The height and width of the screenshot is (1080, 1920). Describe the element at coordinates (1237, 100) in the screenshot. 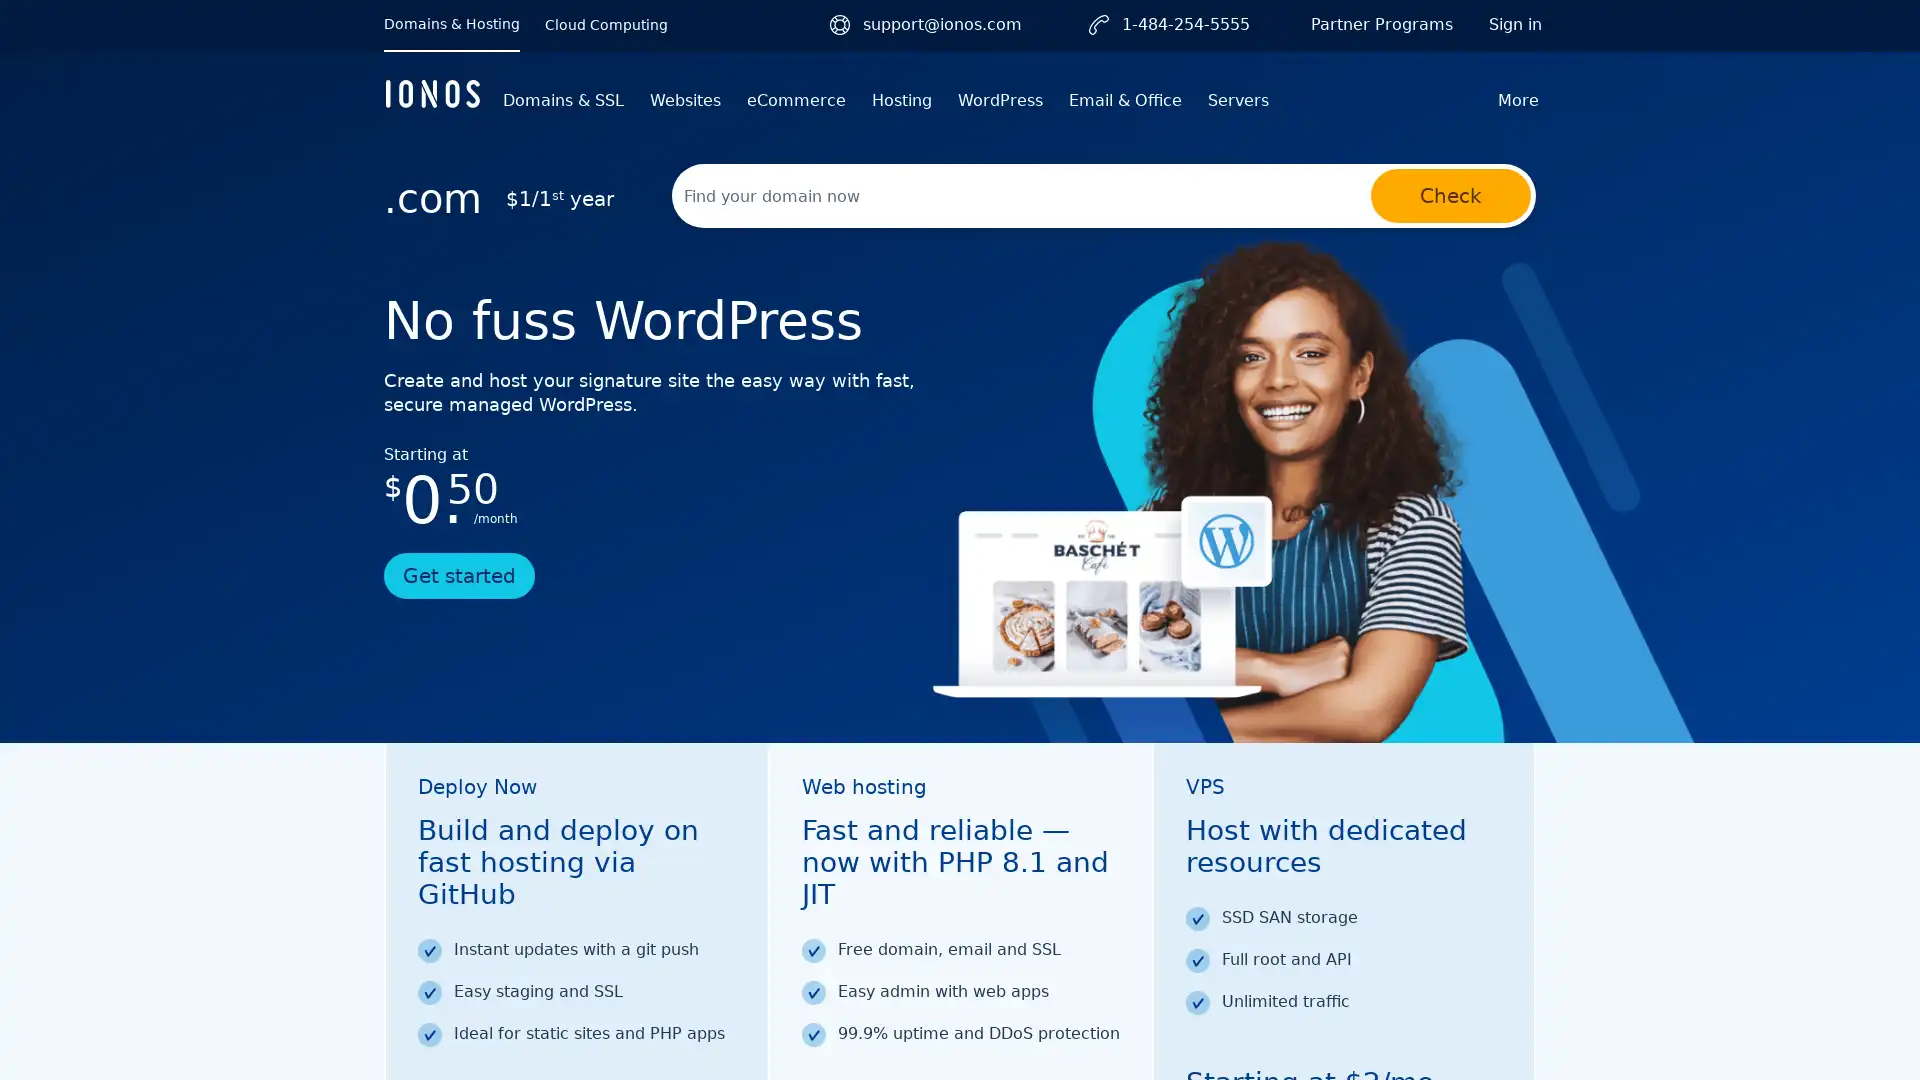

I see `Servers` at that location.